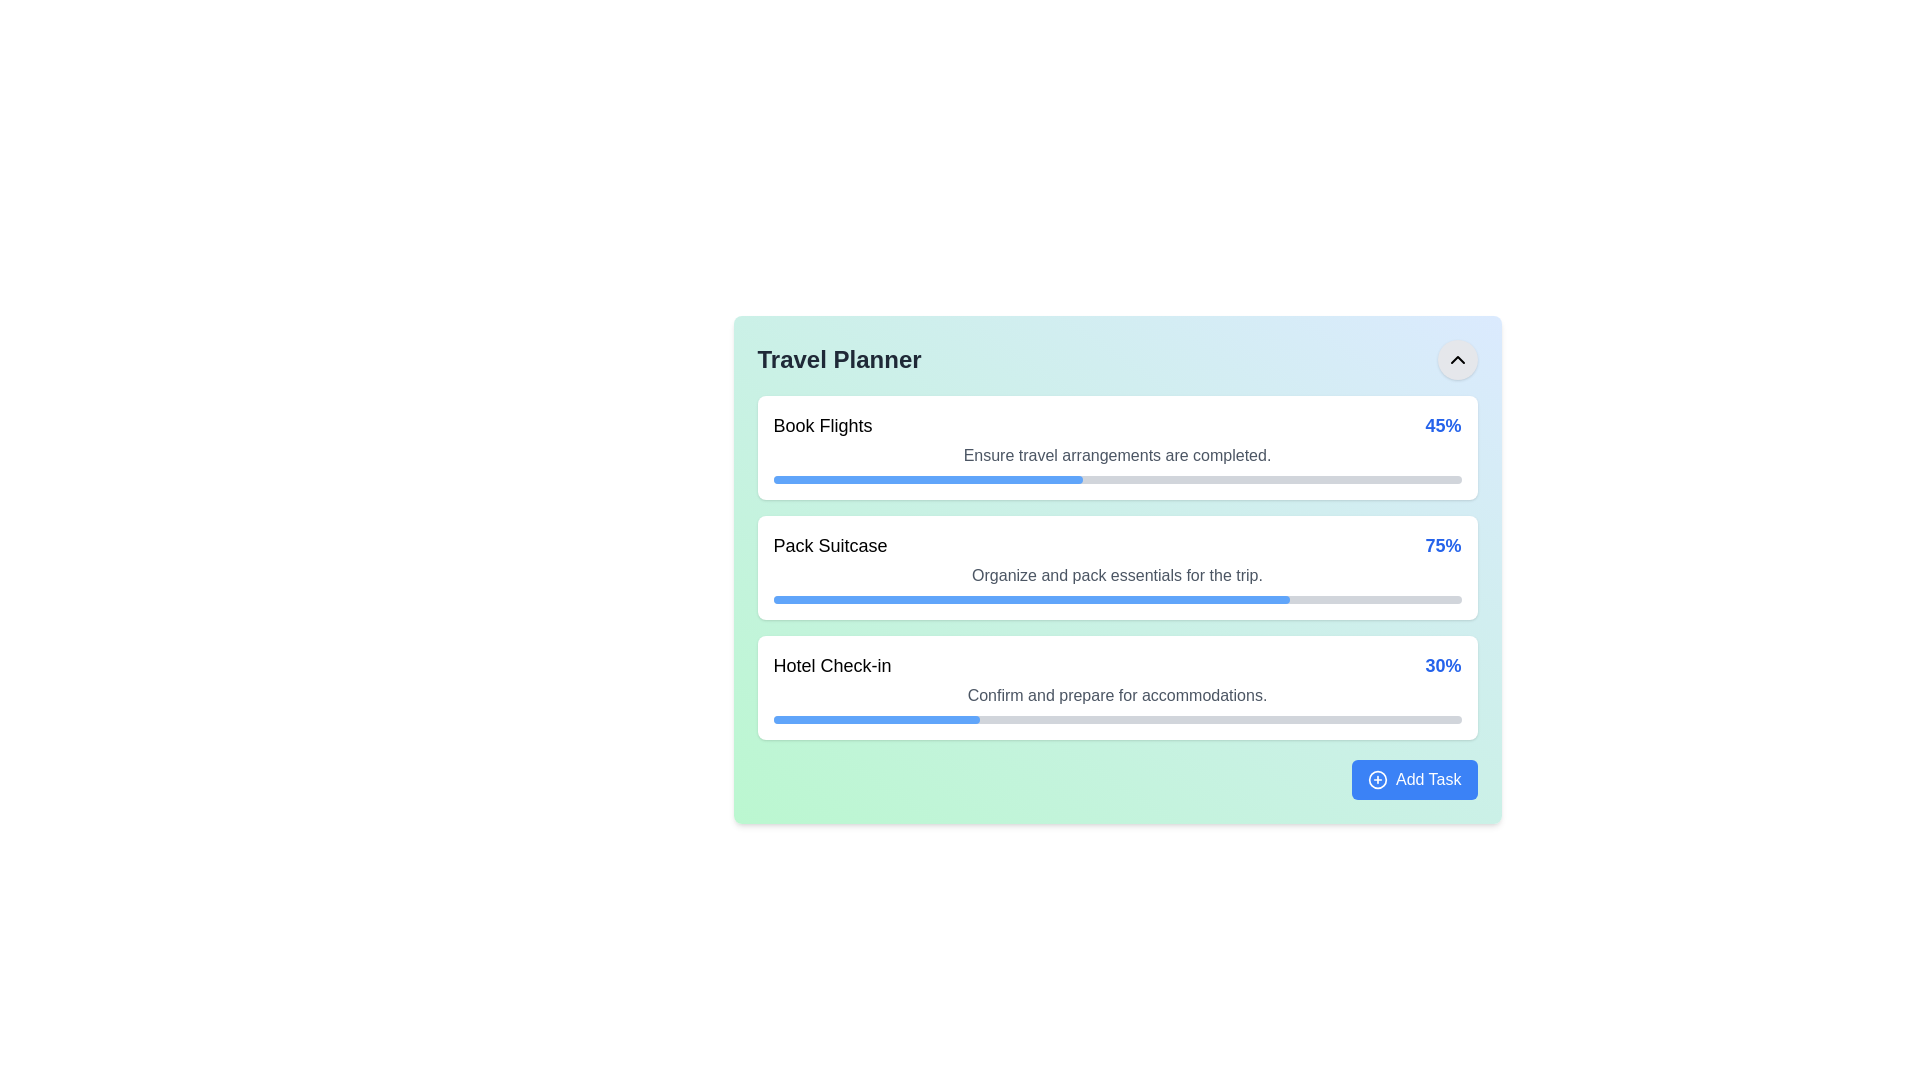  What do you see at coordinates (1116, 567) in the screenshot?
I see `the second task block of the Task progress card in the 'Travel Planner'` at bounding box center [1116, 567].